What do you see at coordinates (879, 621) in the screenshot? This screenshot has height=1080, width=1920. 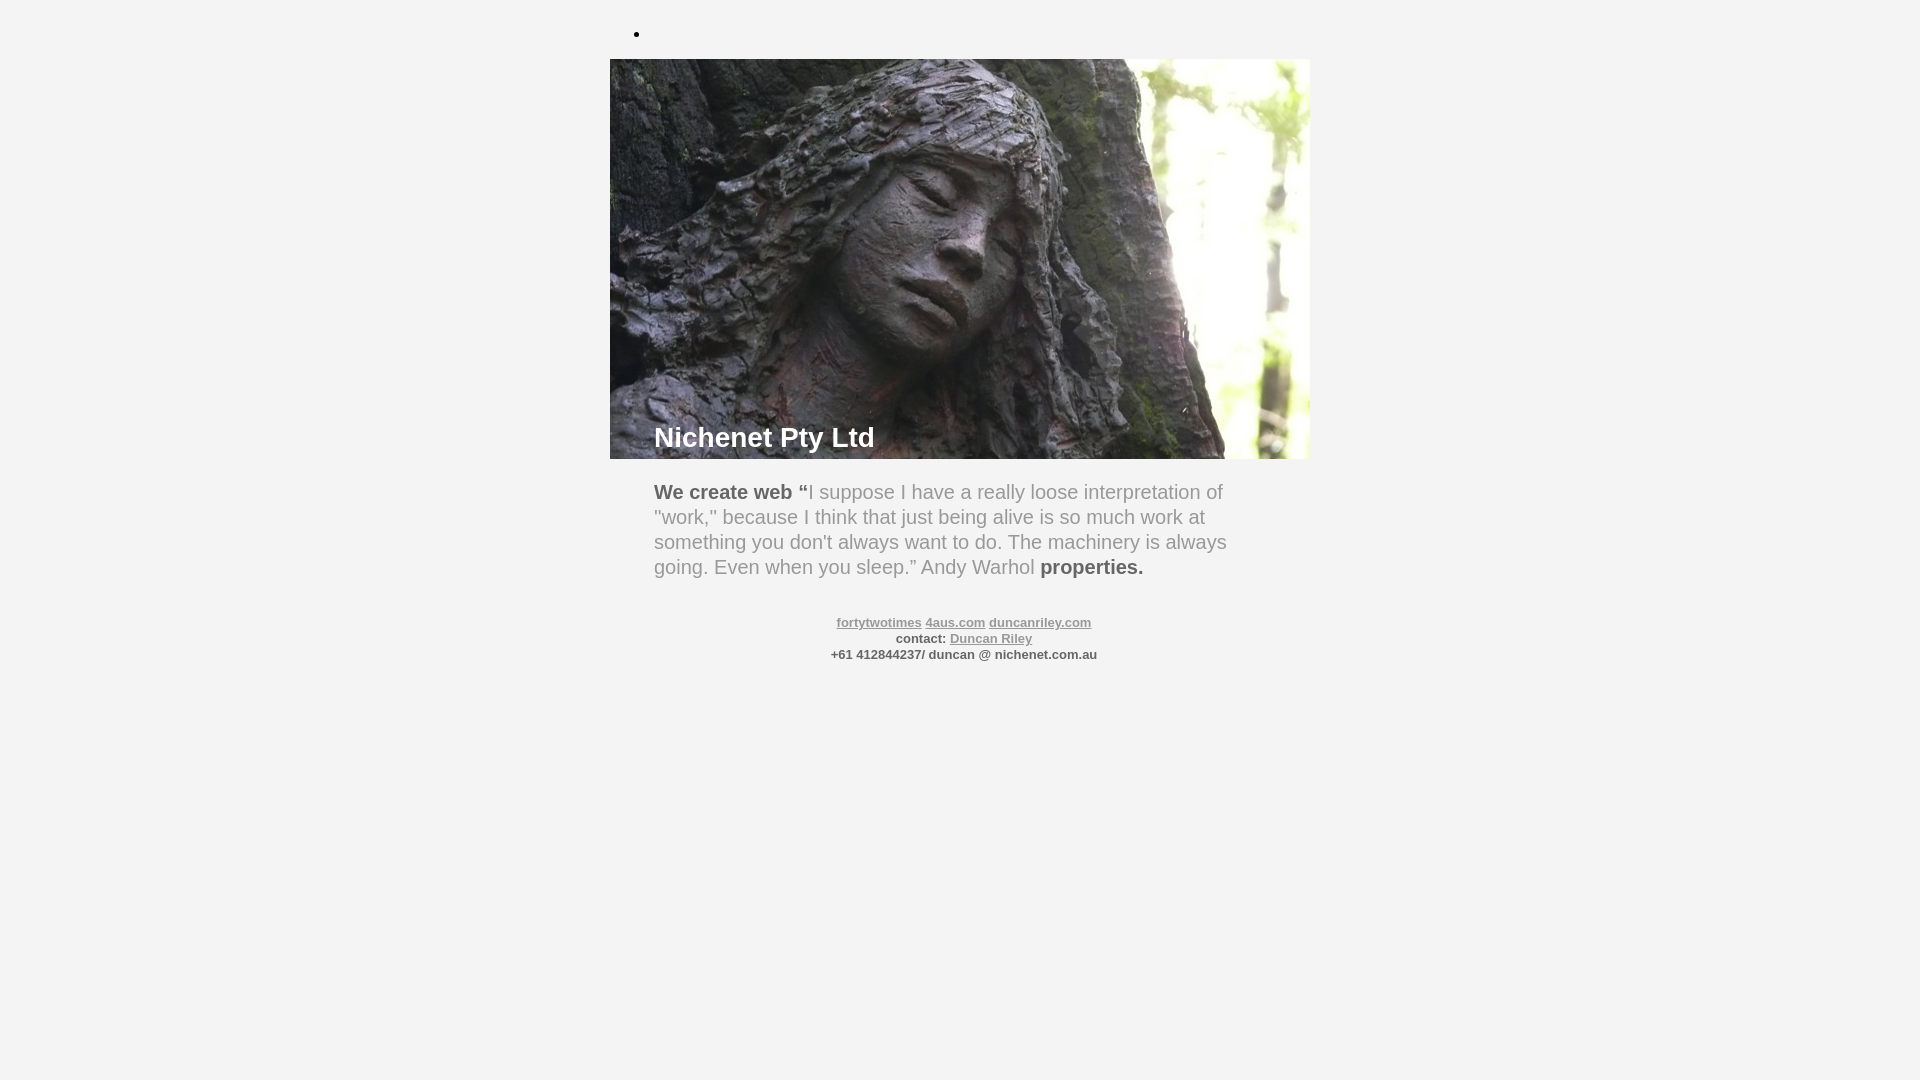 I see `'fortytwotimes'` at bounding box center [879, 621].